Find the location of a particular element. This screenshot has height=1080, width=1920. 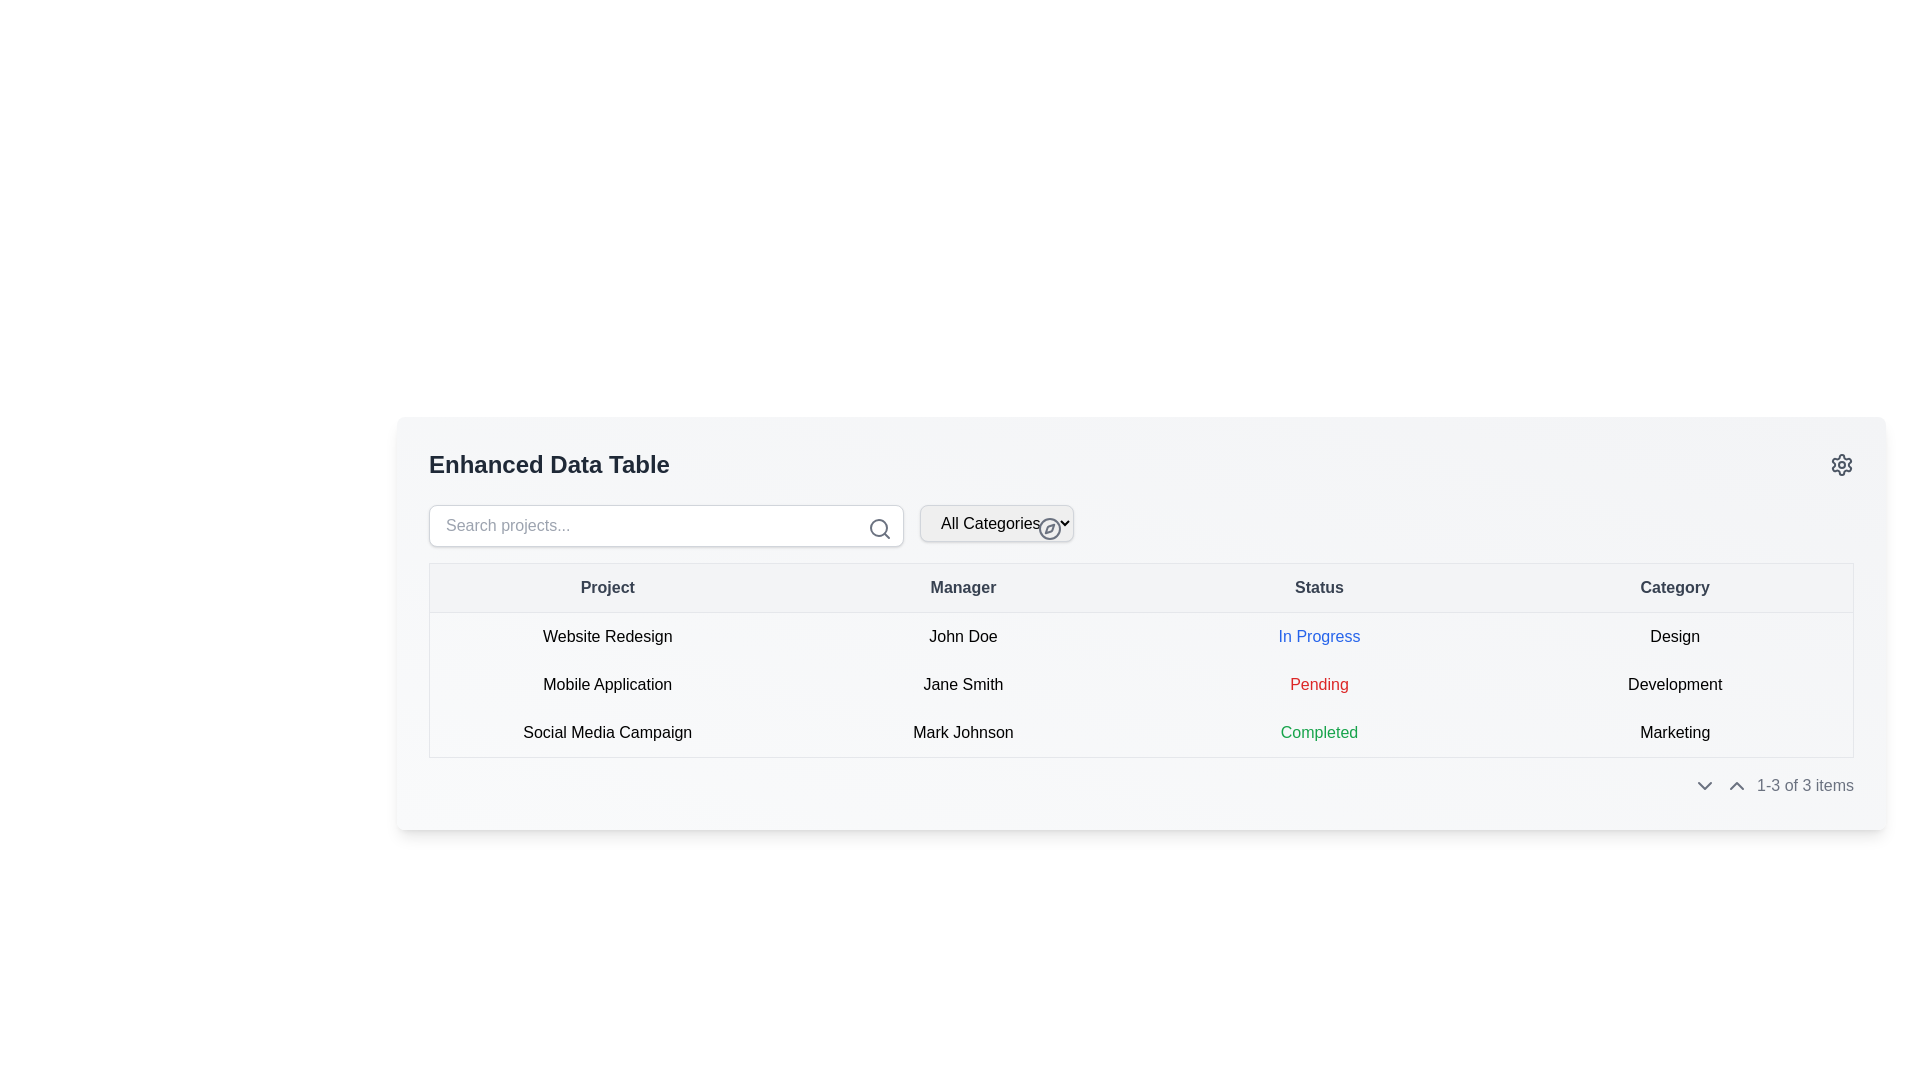

the status indication of the Text Label located in the 'Status' column of the first row, which visually indicates the current project status is located at coordinates (1319, 636).